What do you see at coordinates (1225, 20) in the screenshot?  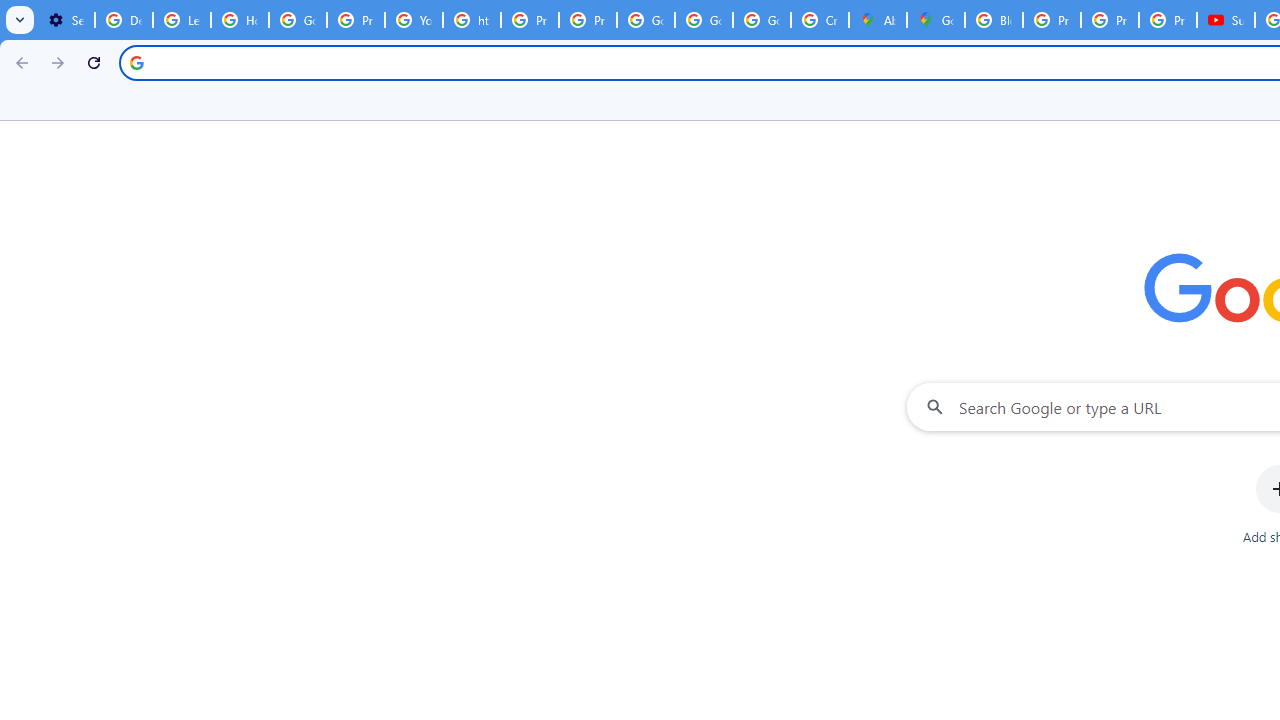 I see `'Subscriptions - YouTube'` at bounding box center [1225, 20].